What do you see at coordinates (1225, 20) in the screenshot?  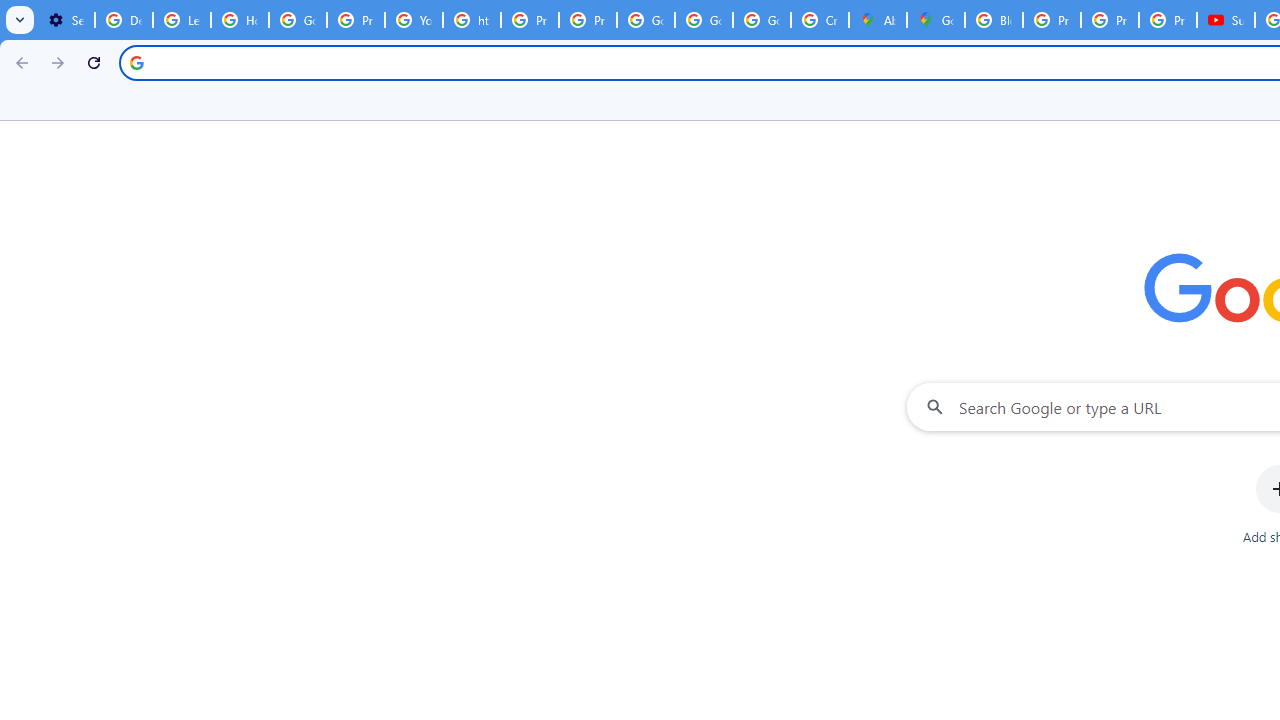 I see `'Subscriptions - YouTube'` at bounding box center [1225, 20].